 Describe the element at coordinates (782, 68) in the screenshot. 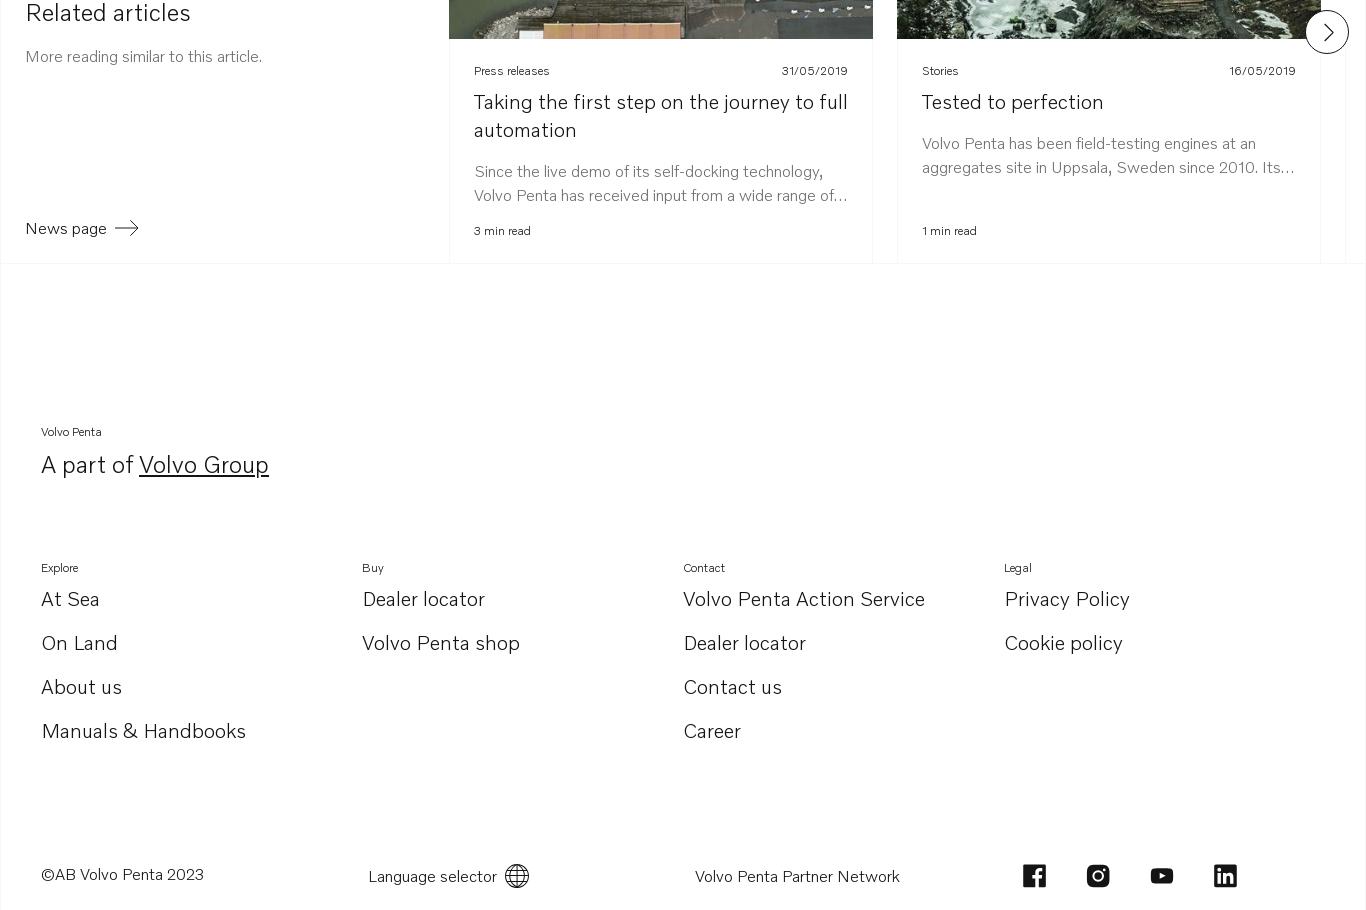

I see `'31/05/2019'` at that location.